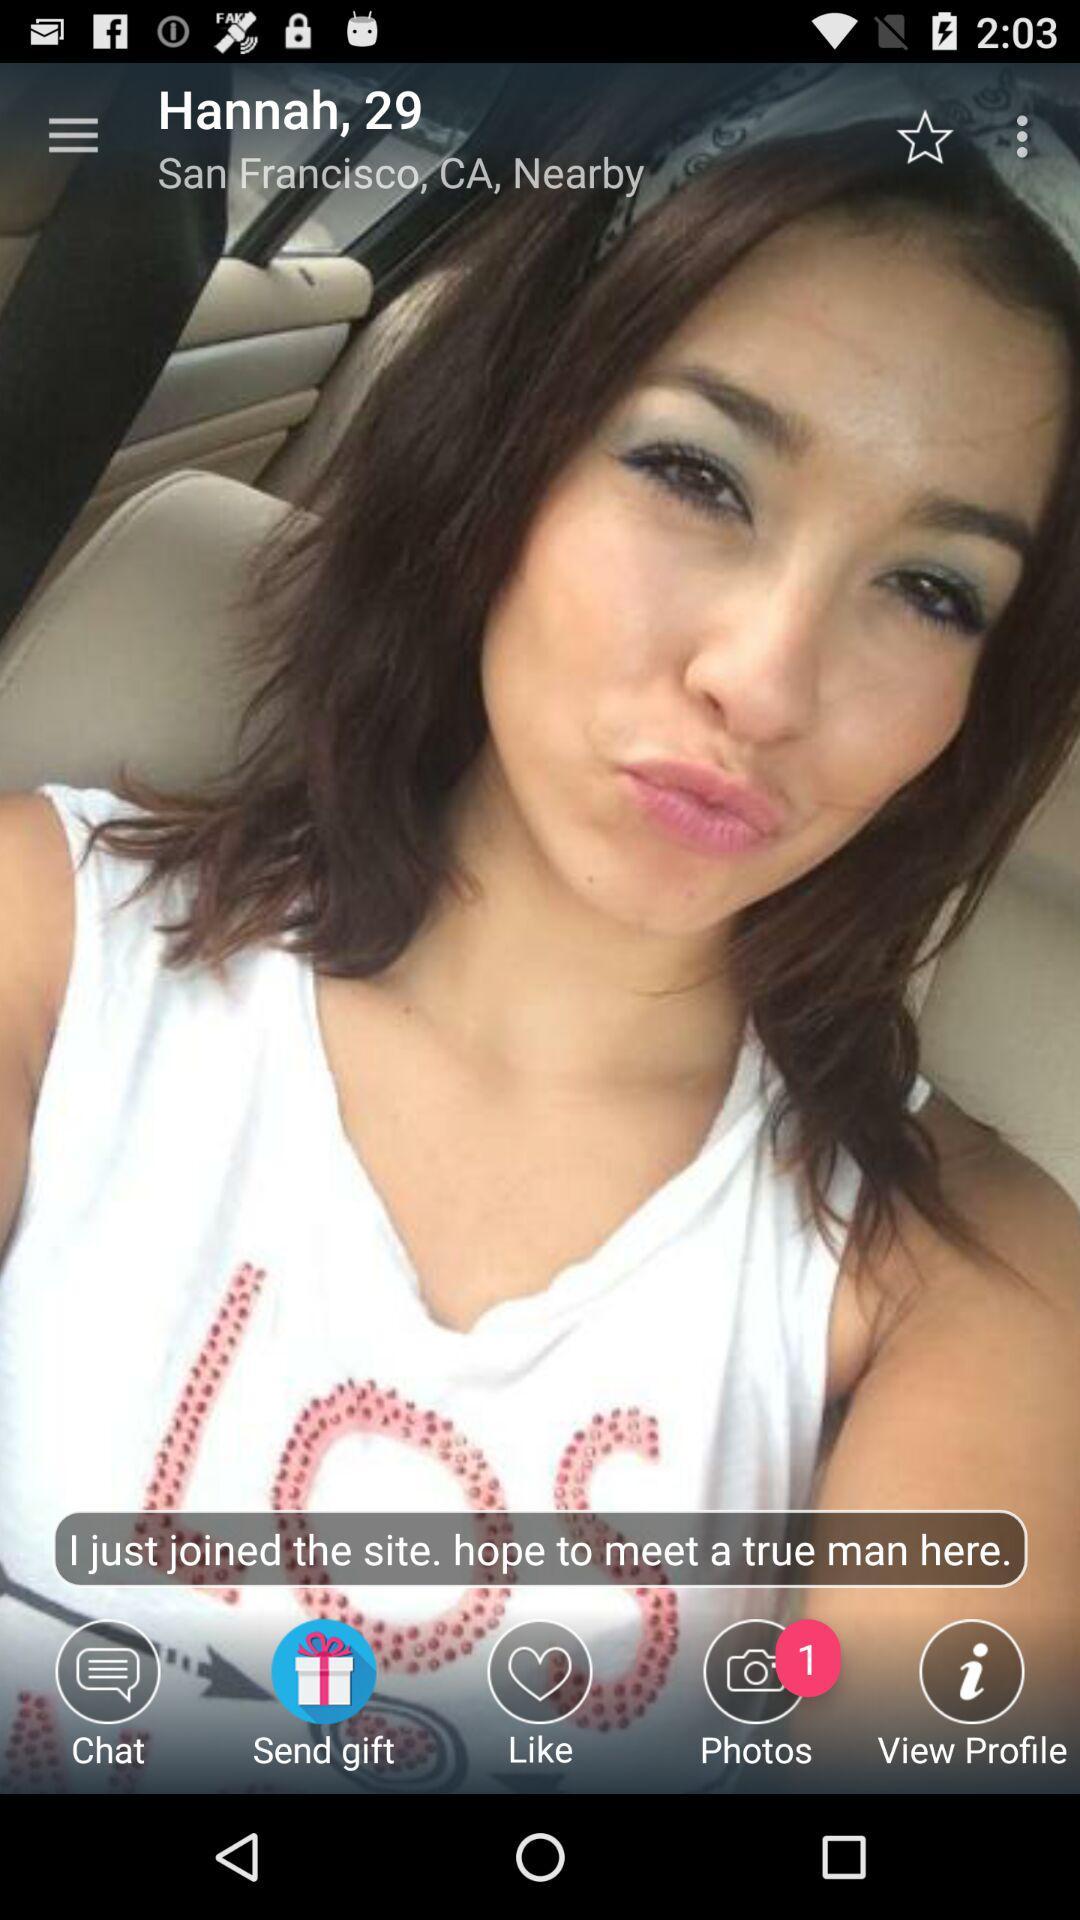 The width and height of the screenshot is (1080, 1920). What do you see at coordinates (971, 1705) in the screenshot?
I see `icon to the right of photos icon` at bounding box center [971, 1705].